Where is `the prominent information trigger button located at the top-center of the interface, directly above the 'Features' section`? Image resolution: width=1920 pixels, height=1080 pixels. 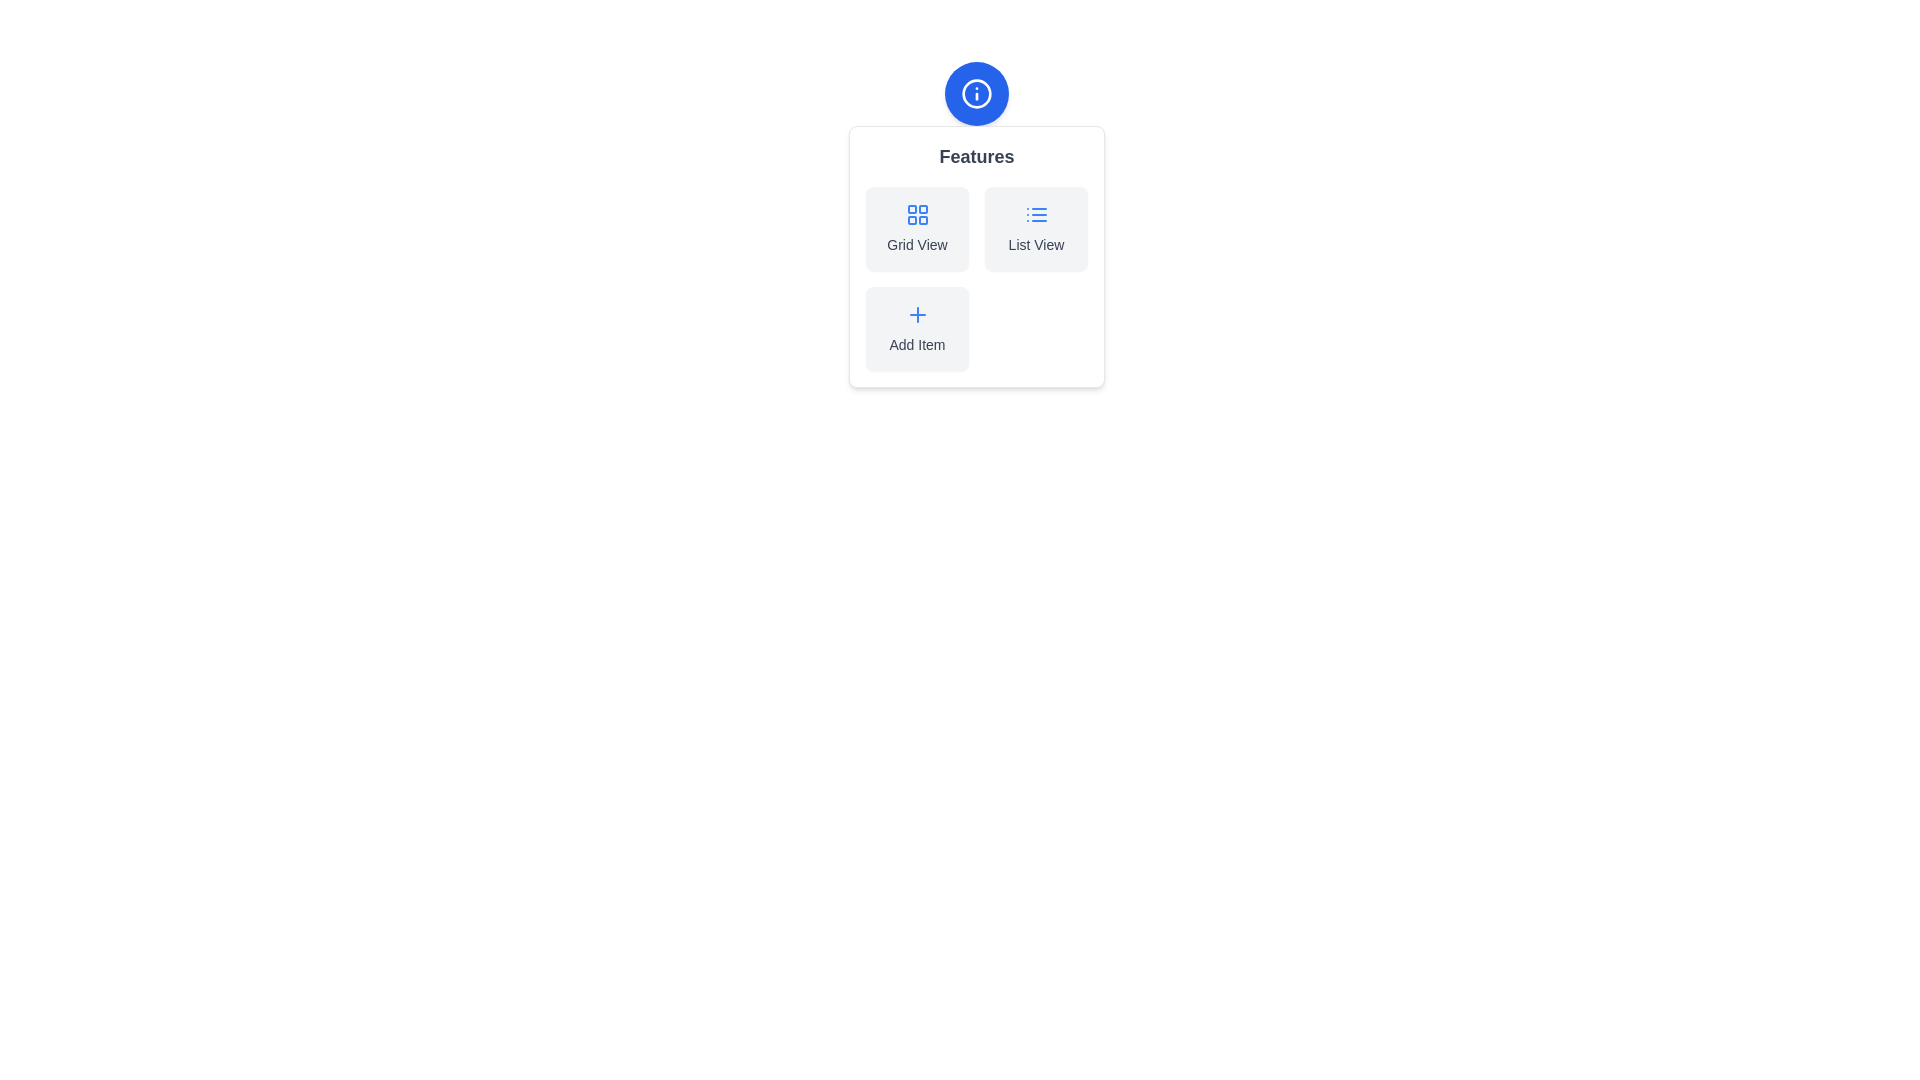
the prominent information trigger button located at the top-center of the interface, directly above the 'Features' section is located at coordinates (977, 93).